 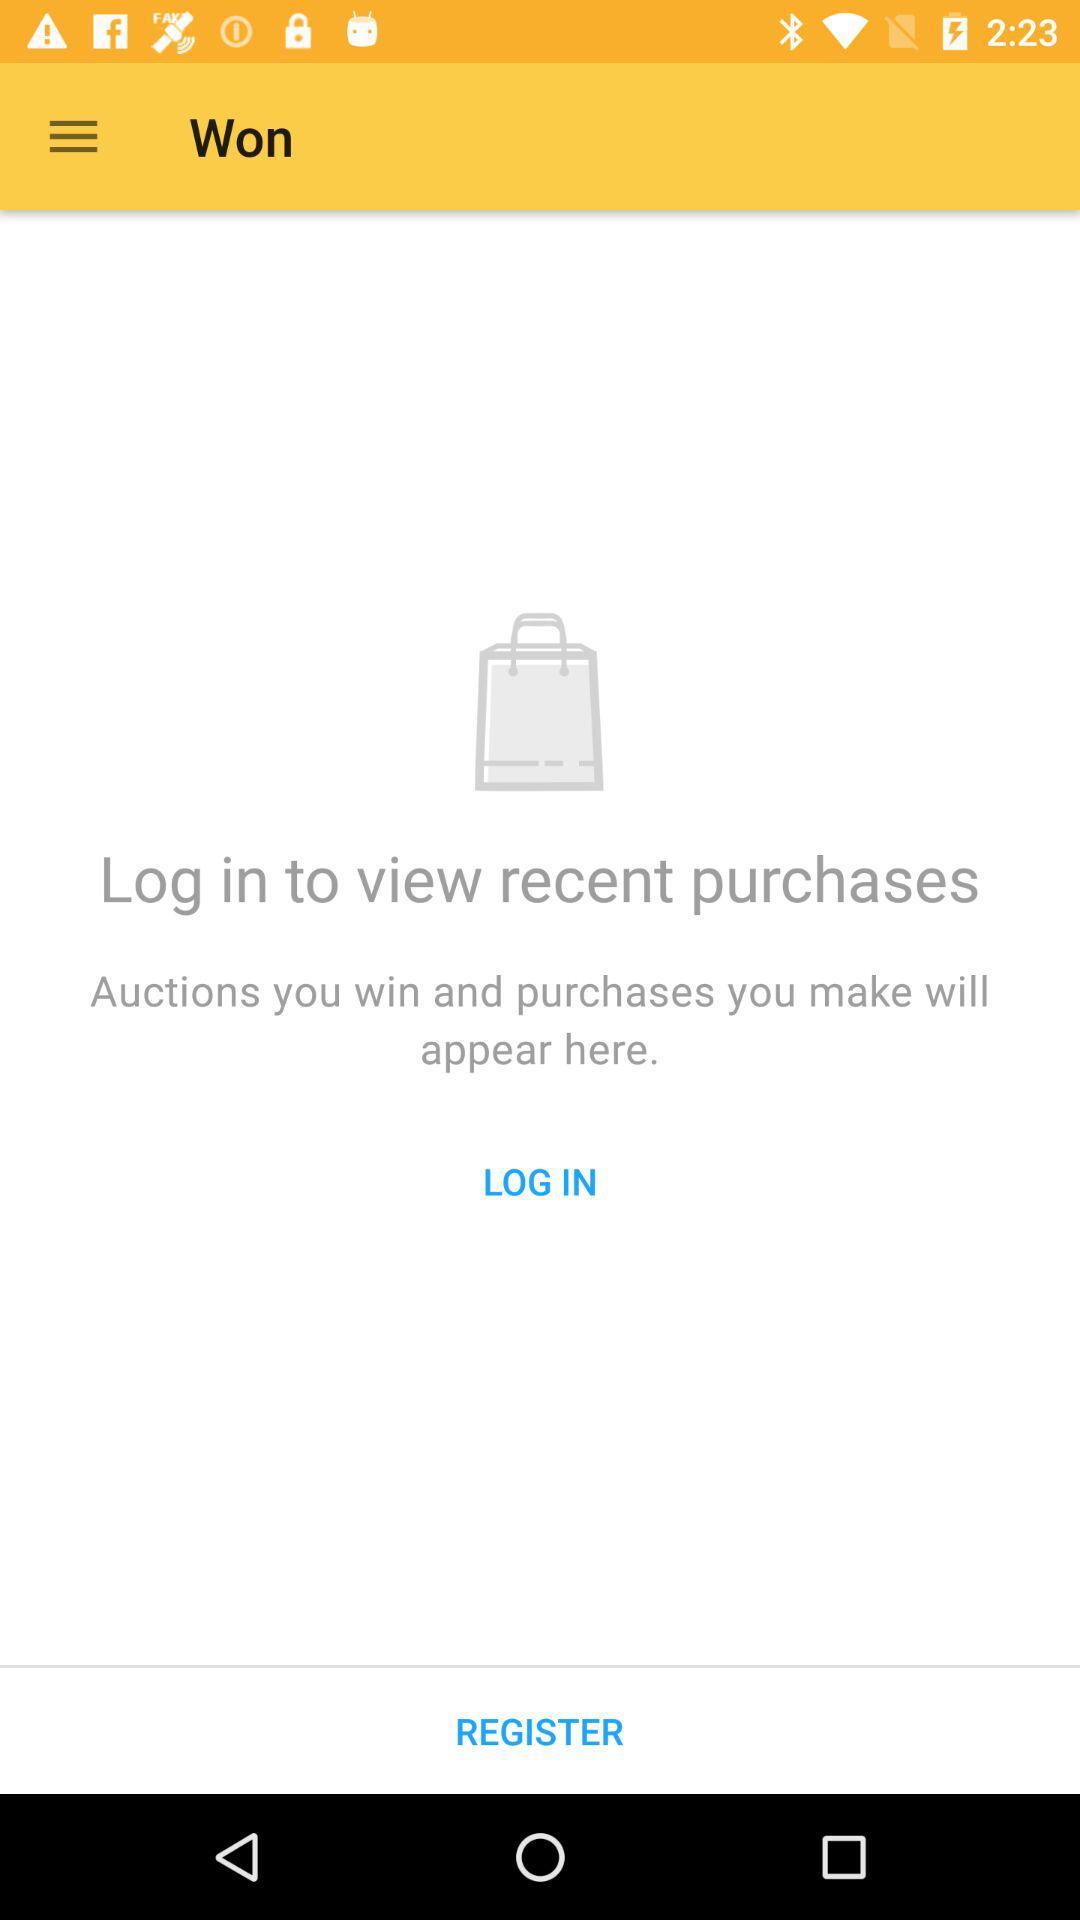 I want to click on the icon next to won, so click(x=72, y=135).